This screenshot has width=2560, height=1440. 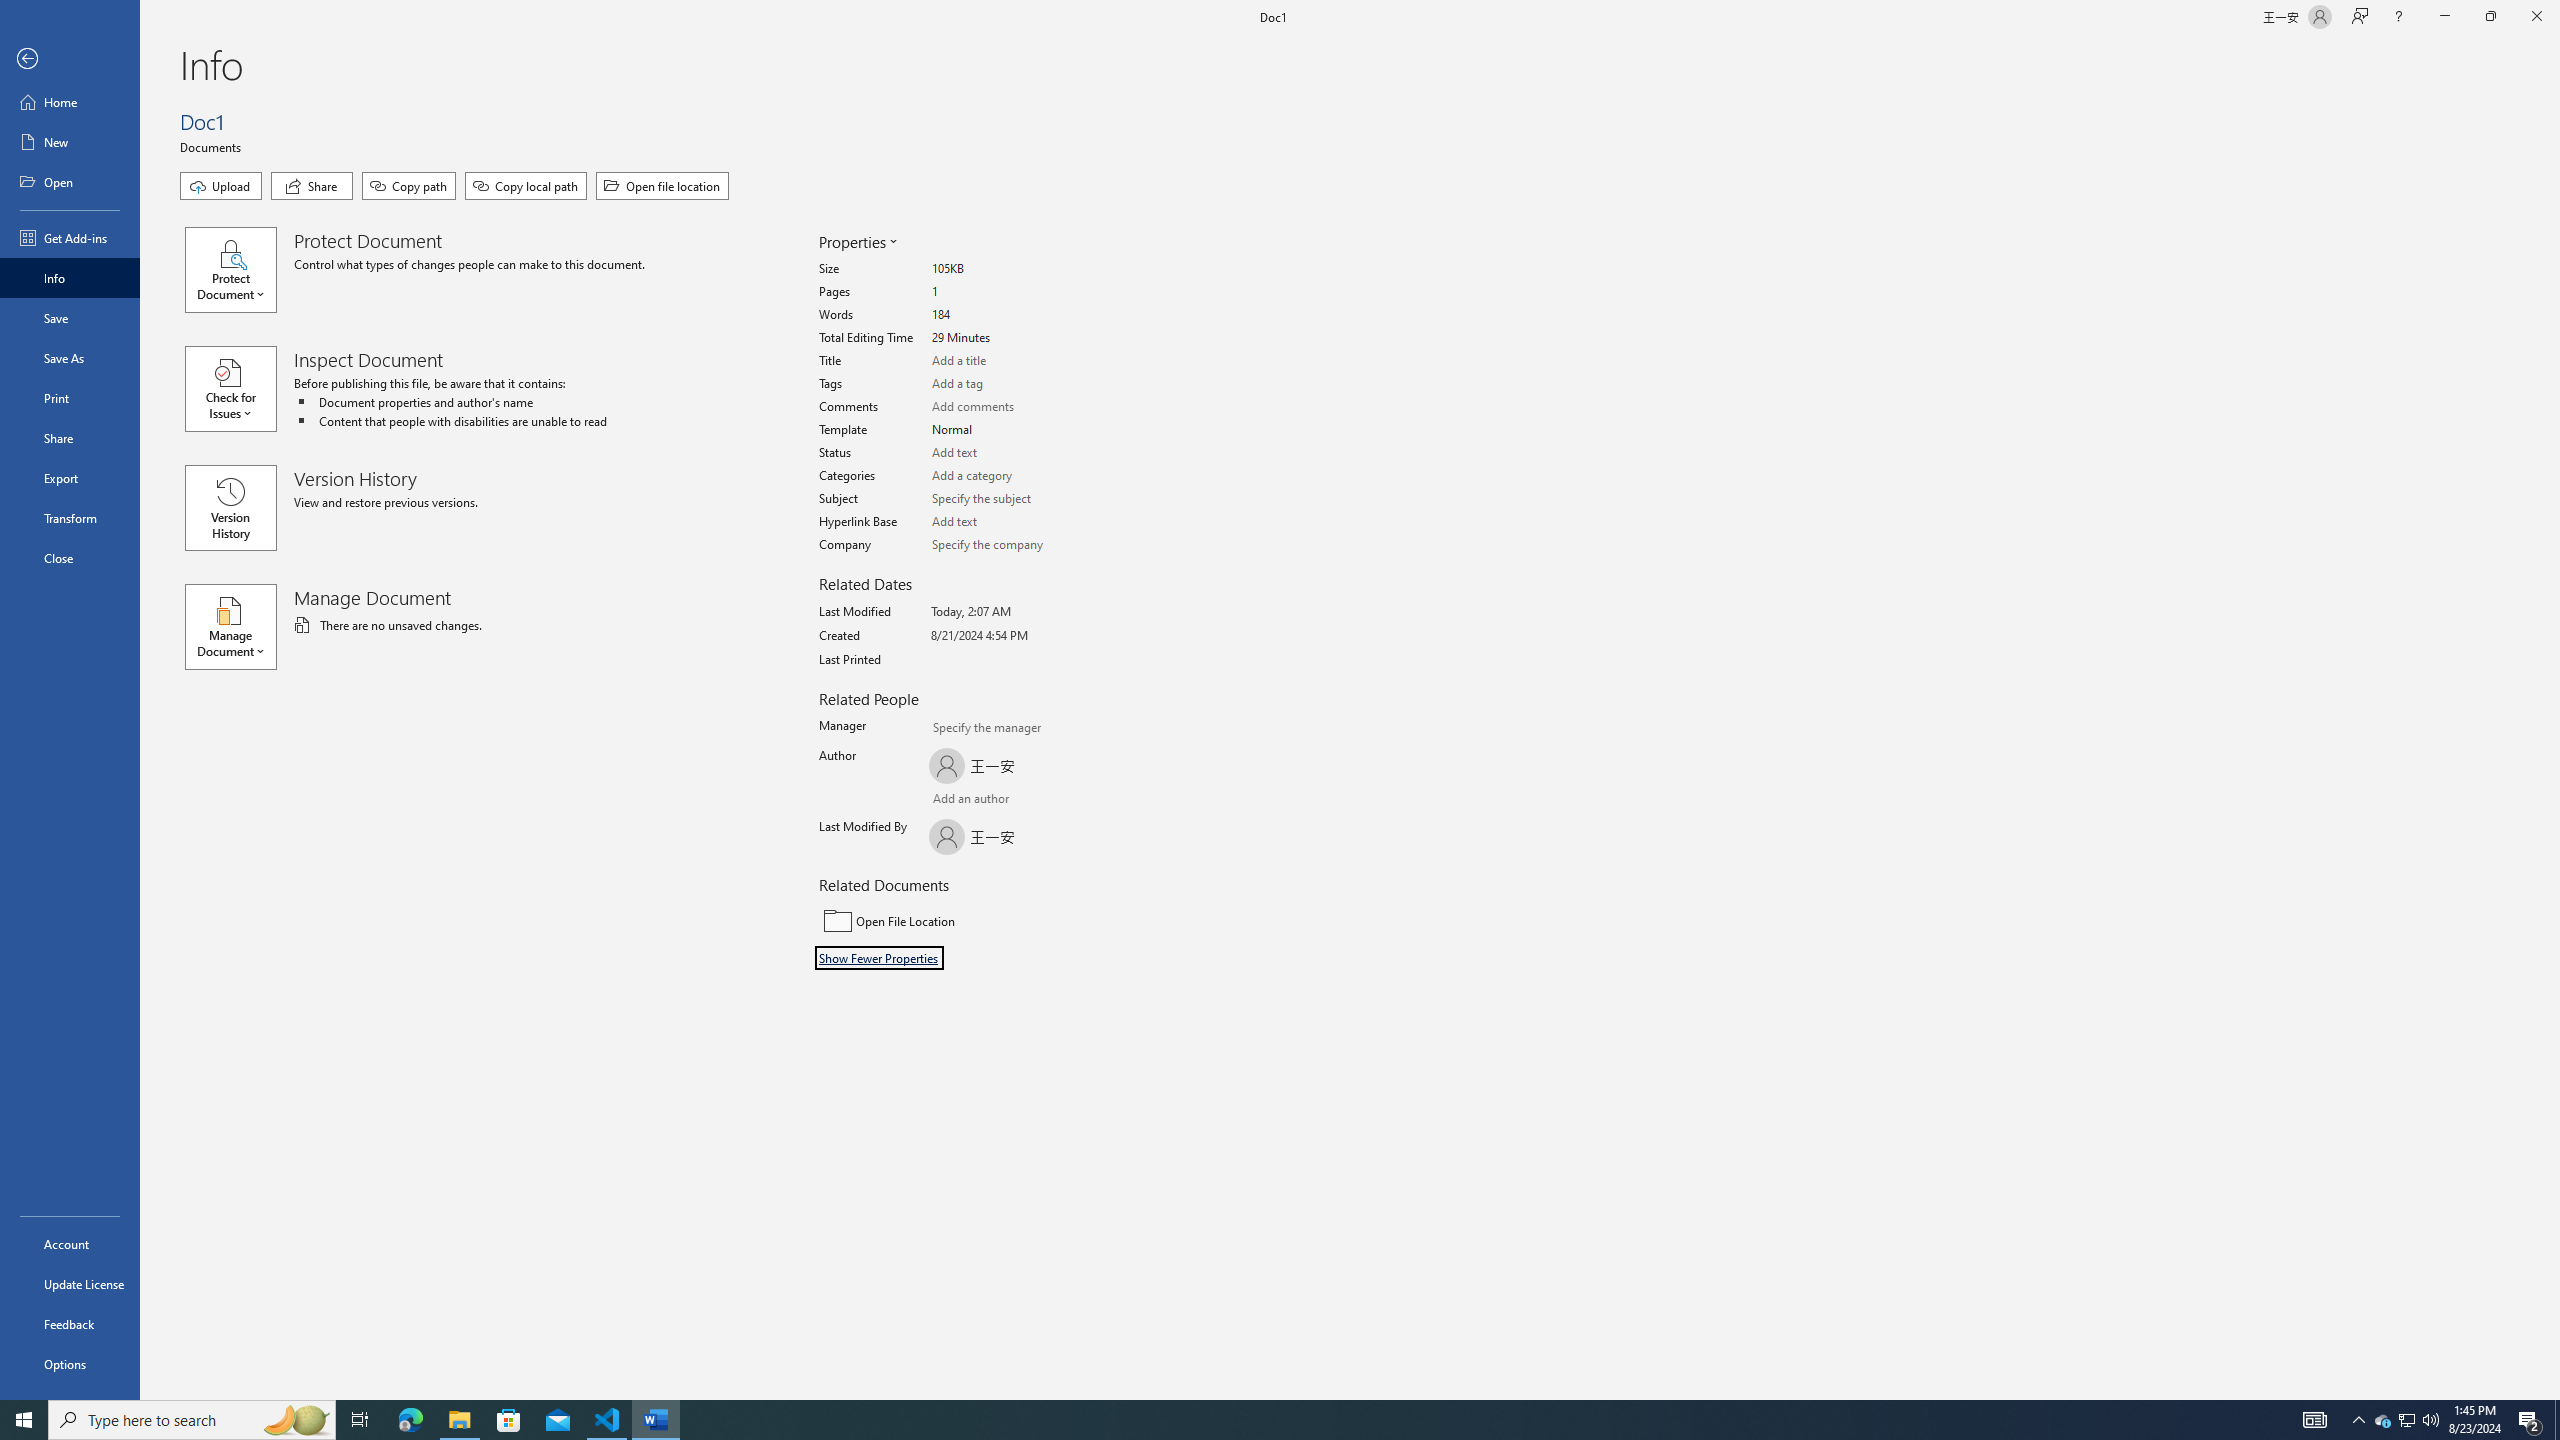 I want to click on 'Company', so click(x=1006, y=544).